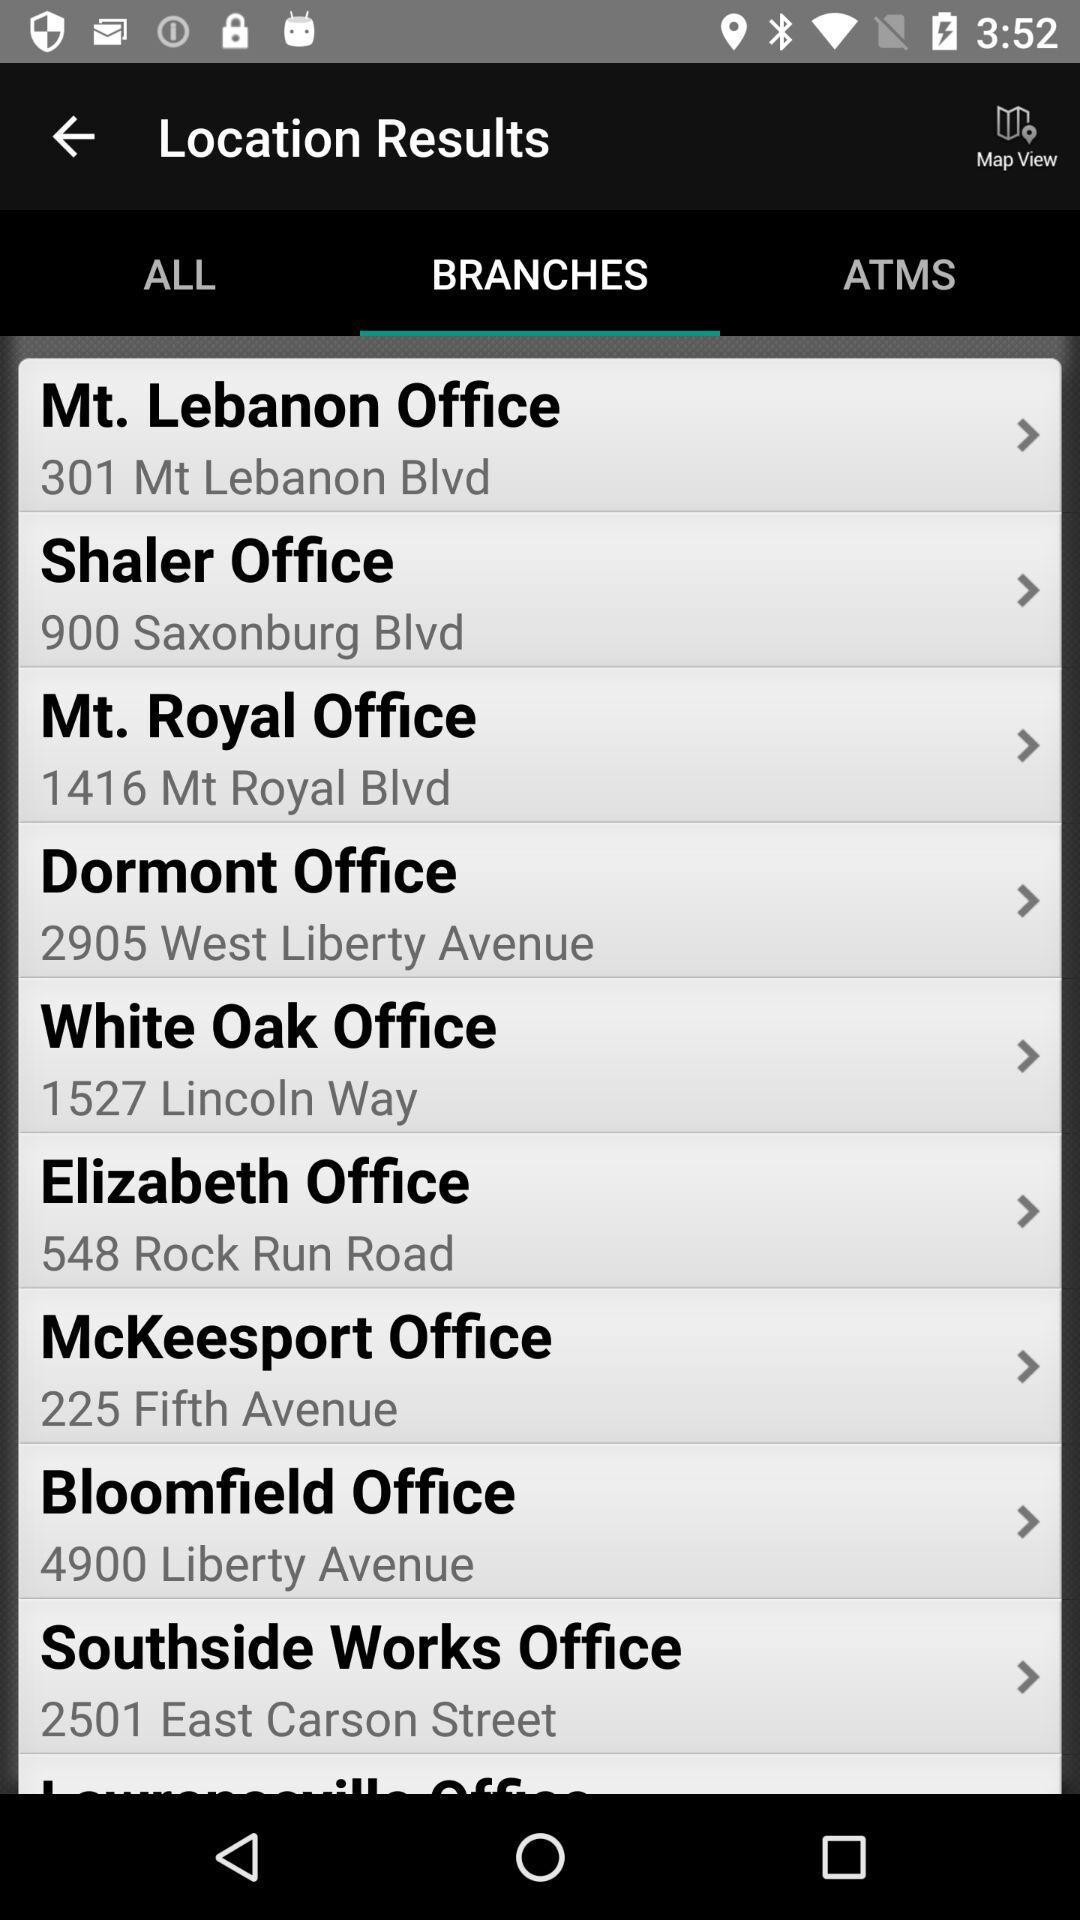 Image resolution: width=1080 pixels, height=1920 pixels. Describe the element at coordinates (513, 1023) in the screenshot. I see `the icon below 2905 west liberty icon` at that location.